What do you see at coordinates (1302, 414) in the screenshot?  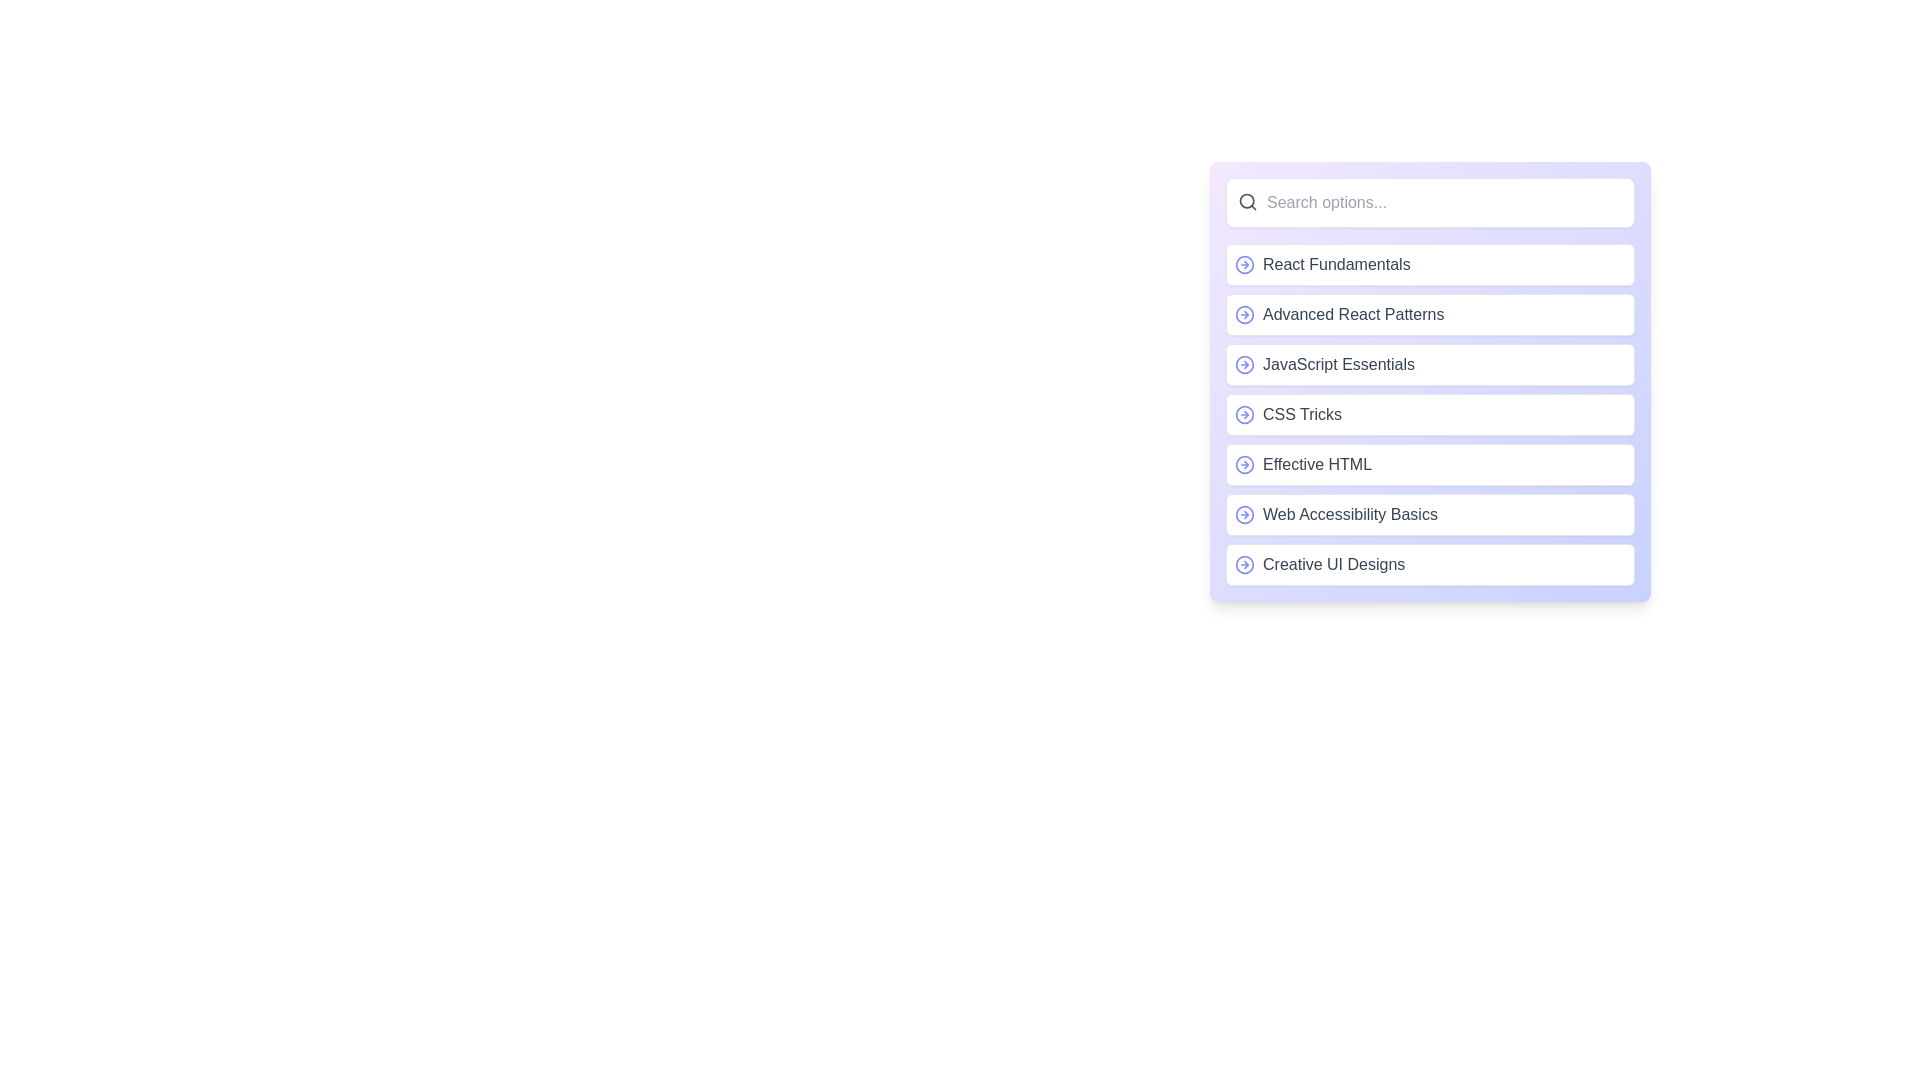 I see `the text label displaying 'CSS Tricks', which is styled in gray and is the fourth item in a list-like structure` at bounding box center [1302, 414].